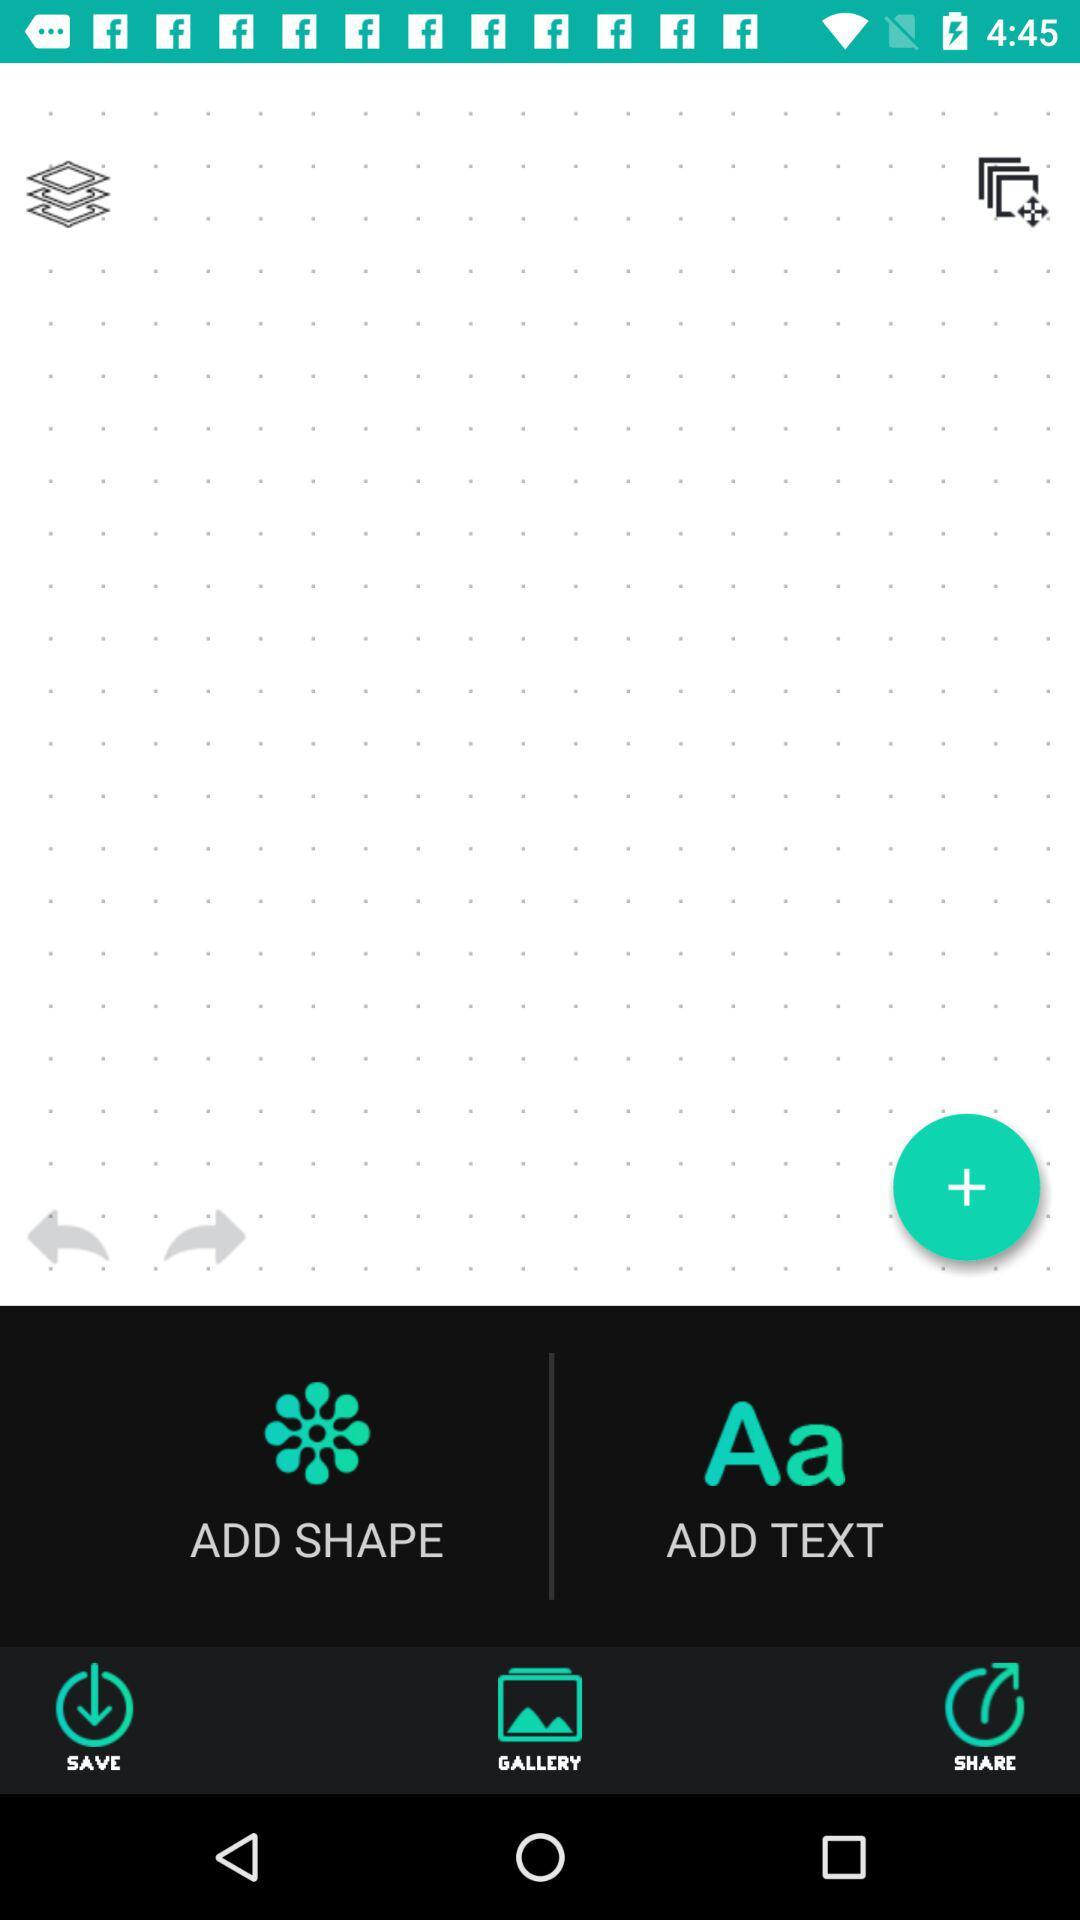 This screenshot has width=1080, height=1920. Describe the element at coordinates (67, 194) in the screenshot. I see `the layers icon` at that location.